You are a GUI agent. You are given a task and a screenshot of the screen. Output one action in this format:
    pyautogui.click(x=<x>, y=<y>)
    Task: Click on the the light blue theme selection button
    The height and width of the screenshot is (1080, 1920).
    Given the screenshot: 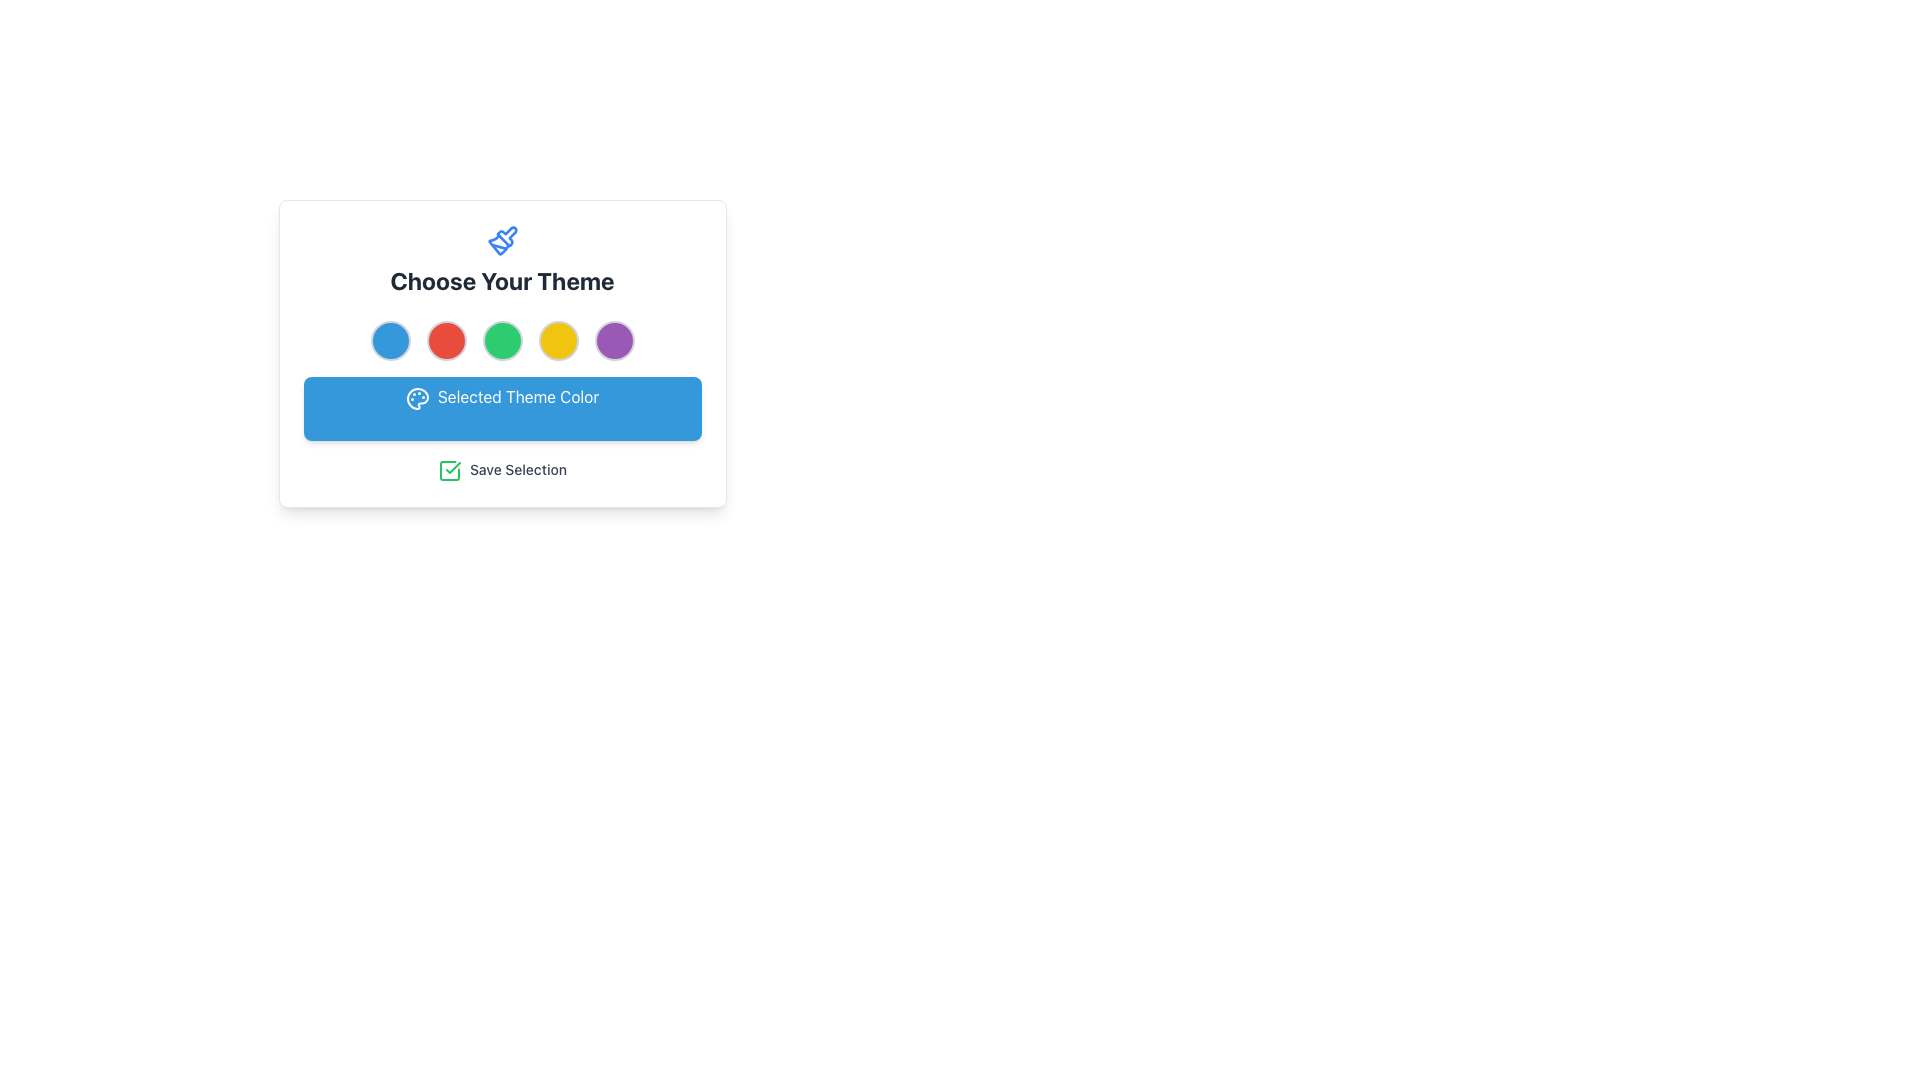 What is the action you would take?
    pyautogui.click(x=390, y=339)
    